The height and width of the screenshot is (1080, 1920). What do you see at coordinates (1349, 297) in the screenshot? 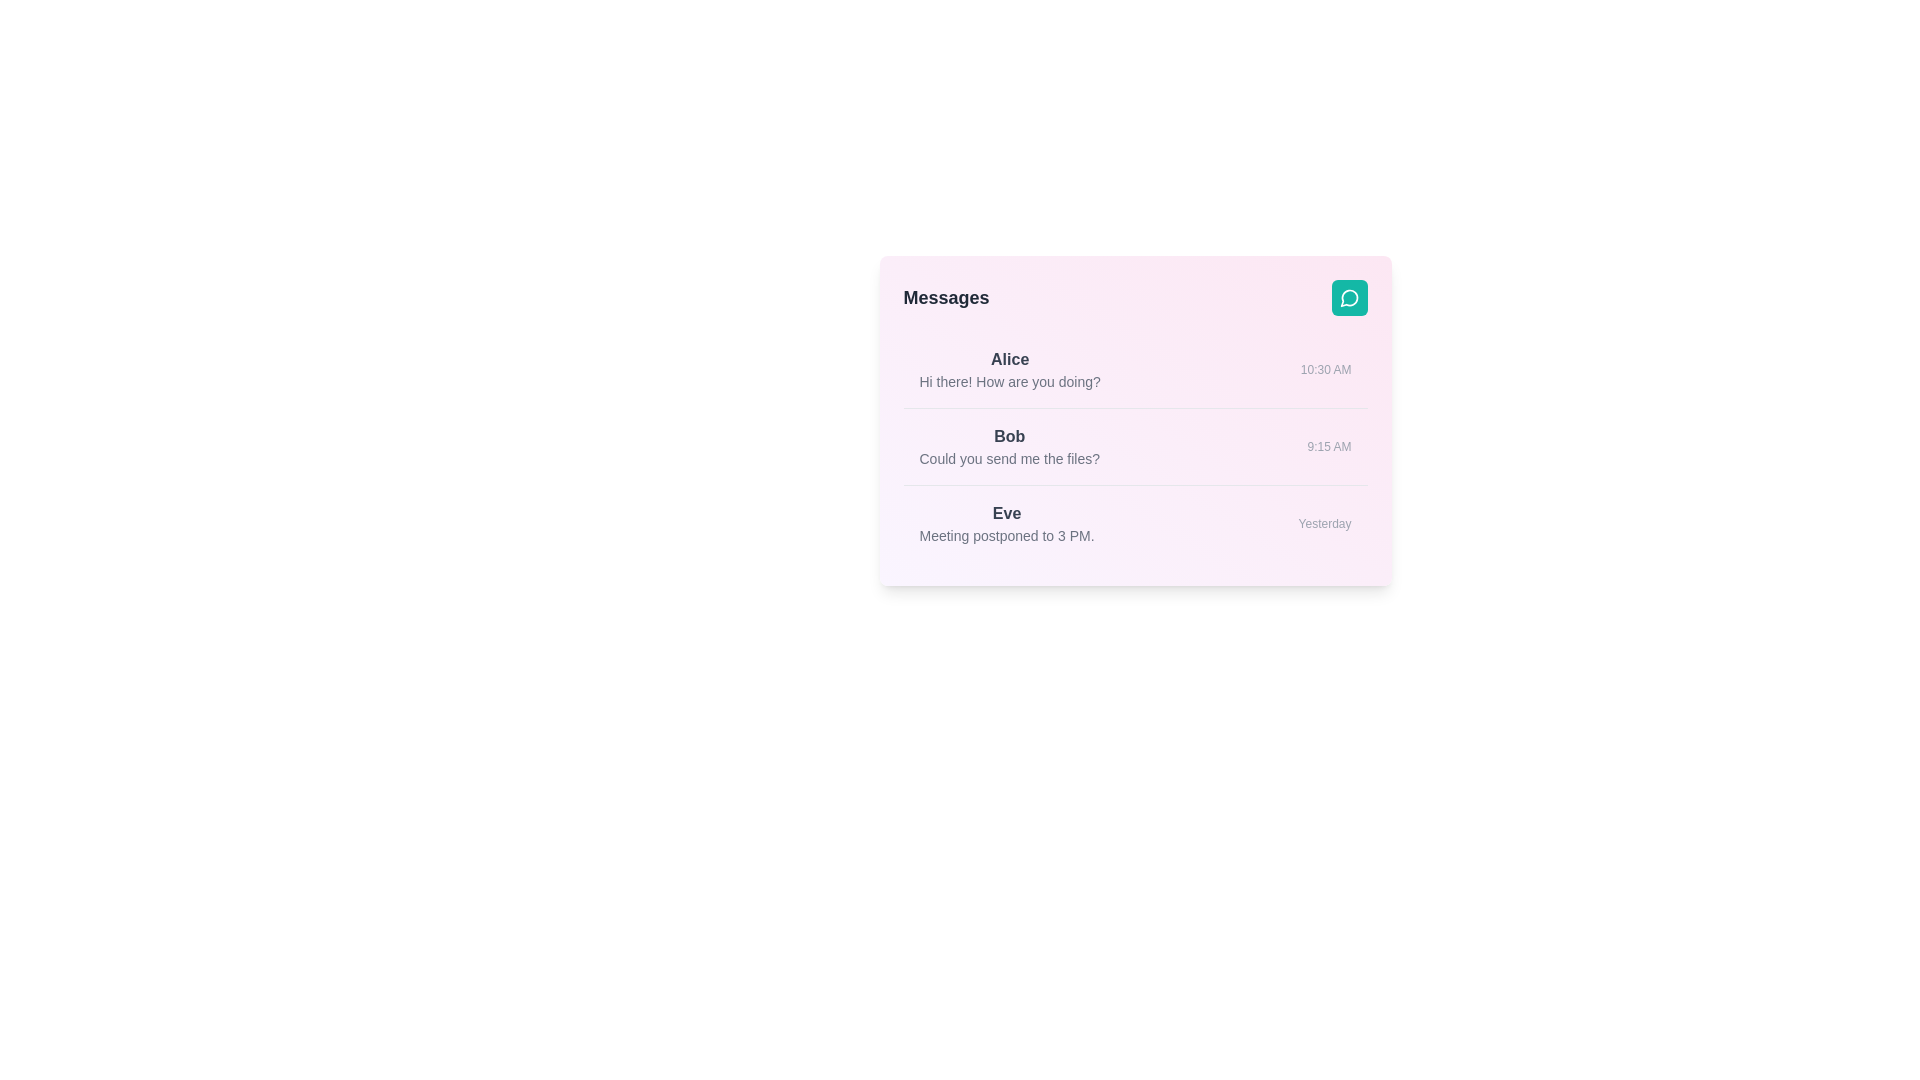
I see `the button in the header of the ConversationFeed component` at bounding box center [1349, 297].